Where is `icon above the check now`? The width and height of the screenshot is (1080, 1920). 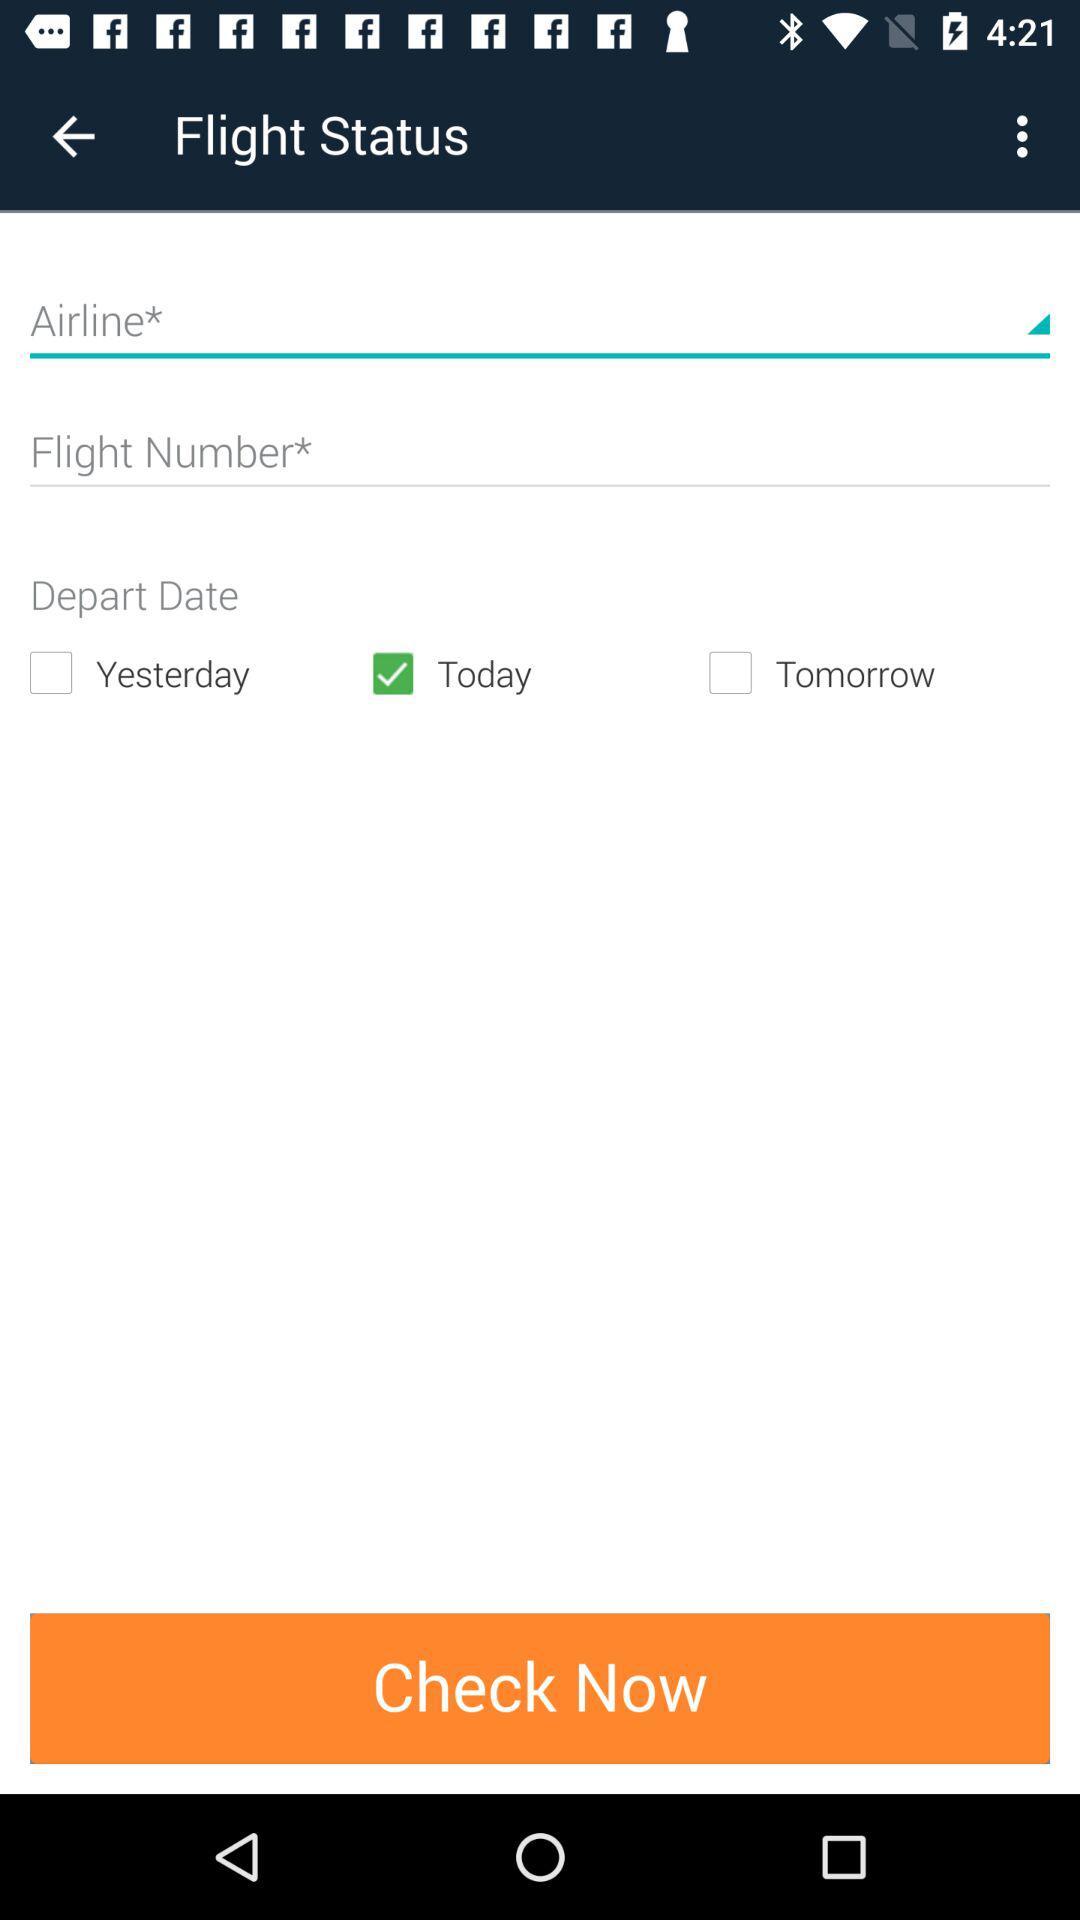 icon above the check now is located at coordinates (199, 673).